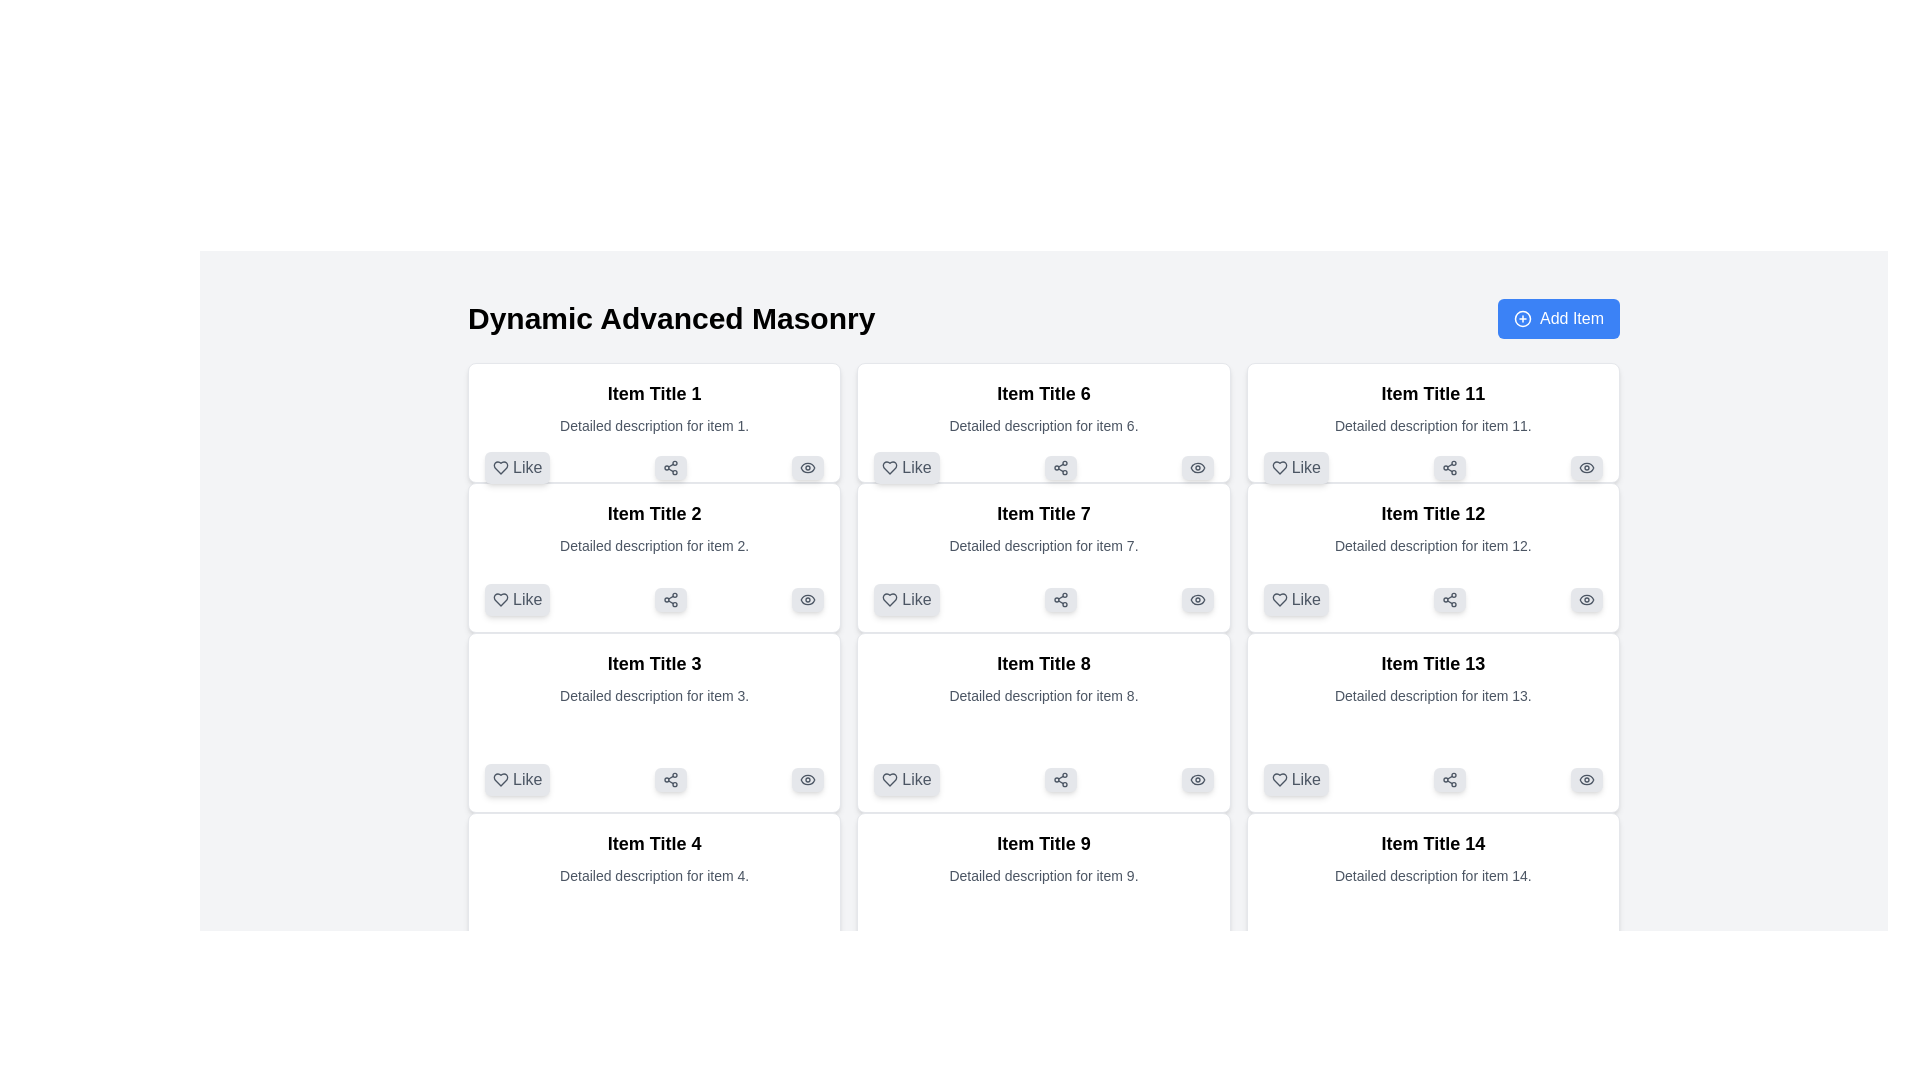 Image resolution: width=1920 pixels, height=1080 pixels. Describe the element at coordinates (527, 599) in the screenshot. I see `the 'Like' button associated with the text label displaying 'Like', which is located within the box labeled 'Item Title 2'` at that location.